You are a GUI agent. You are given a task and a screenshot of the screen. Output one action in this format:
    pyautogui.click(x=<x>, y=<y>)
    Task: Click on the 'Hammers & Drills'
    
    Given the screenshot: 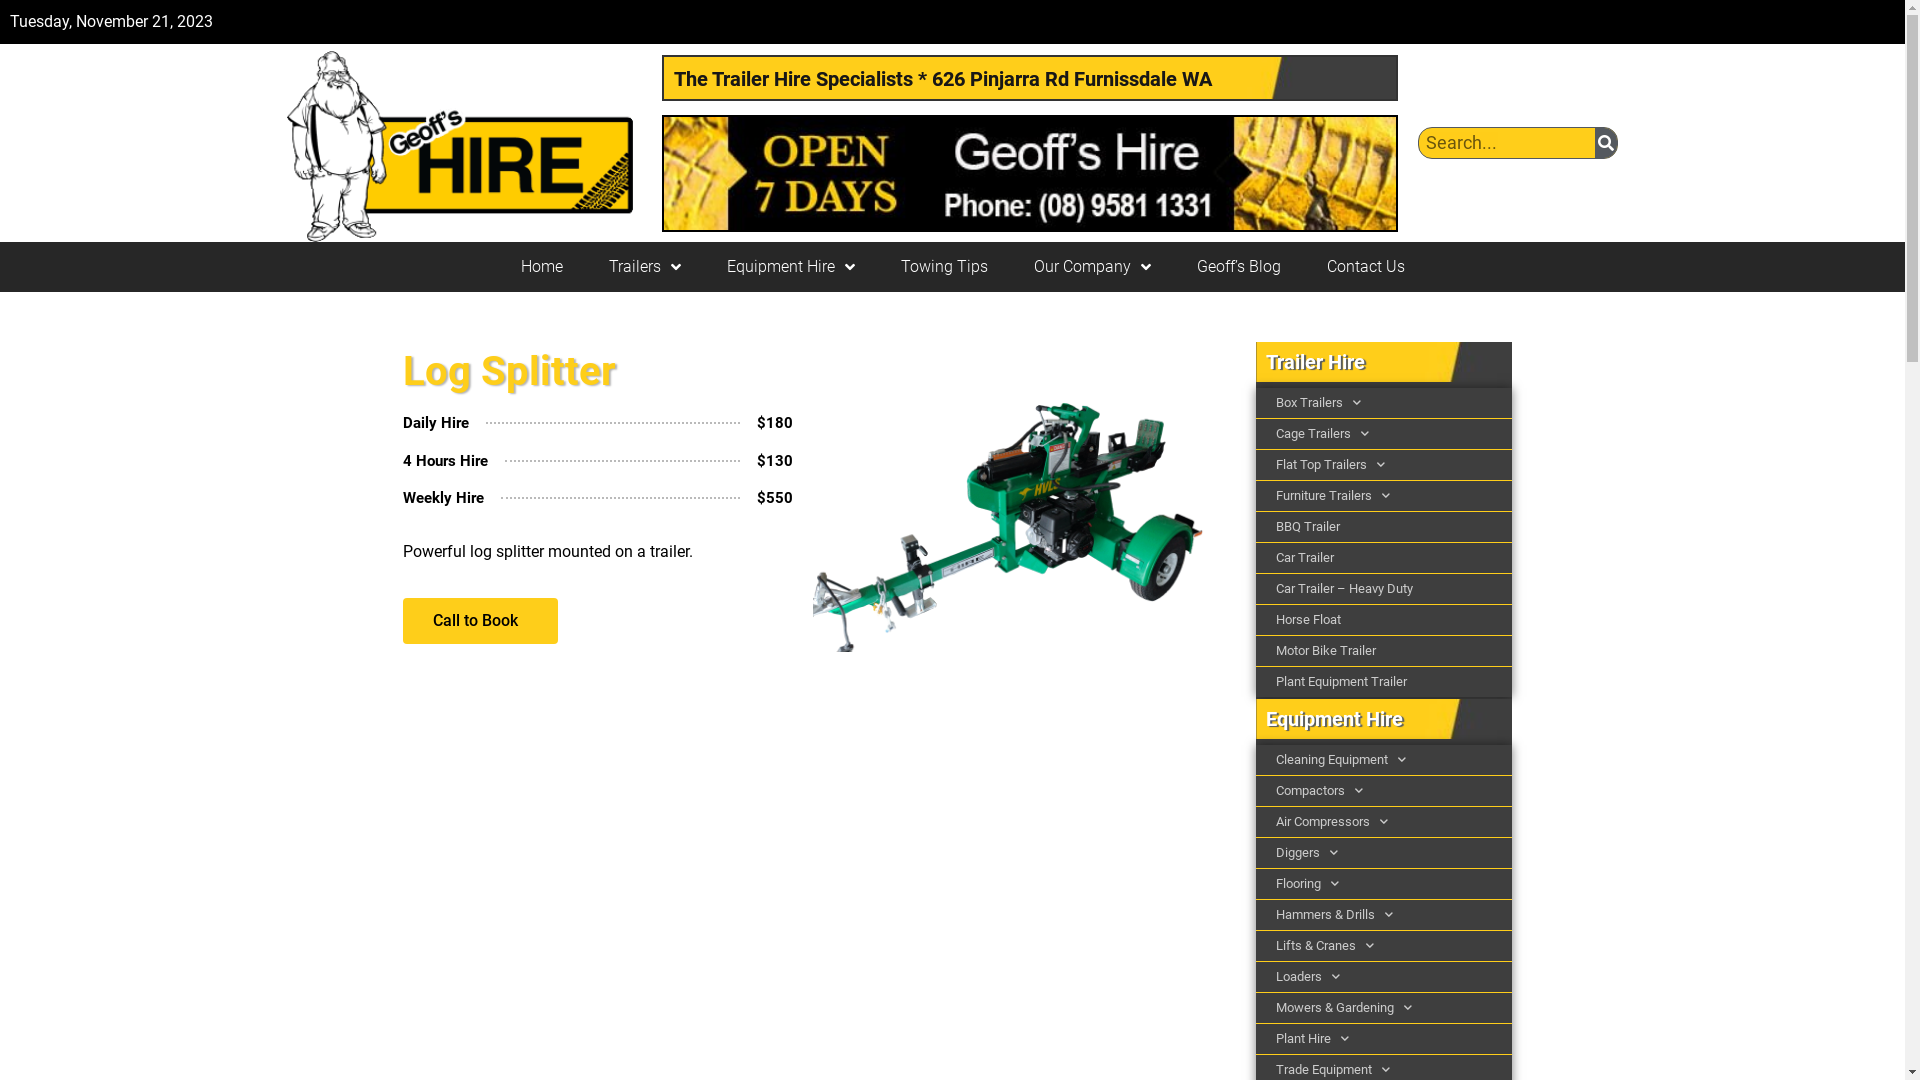 What is the action you would take?
    pyautogui.click(x=1255, y=914)
    